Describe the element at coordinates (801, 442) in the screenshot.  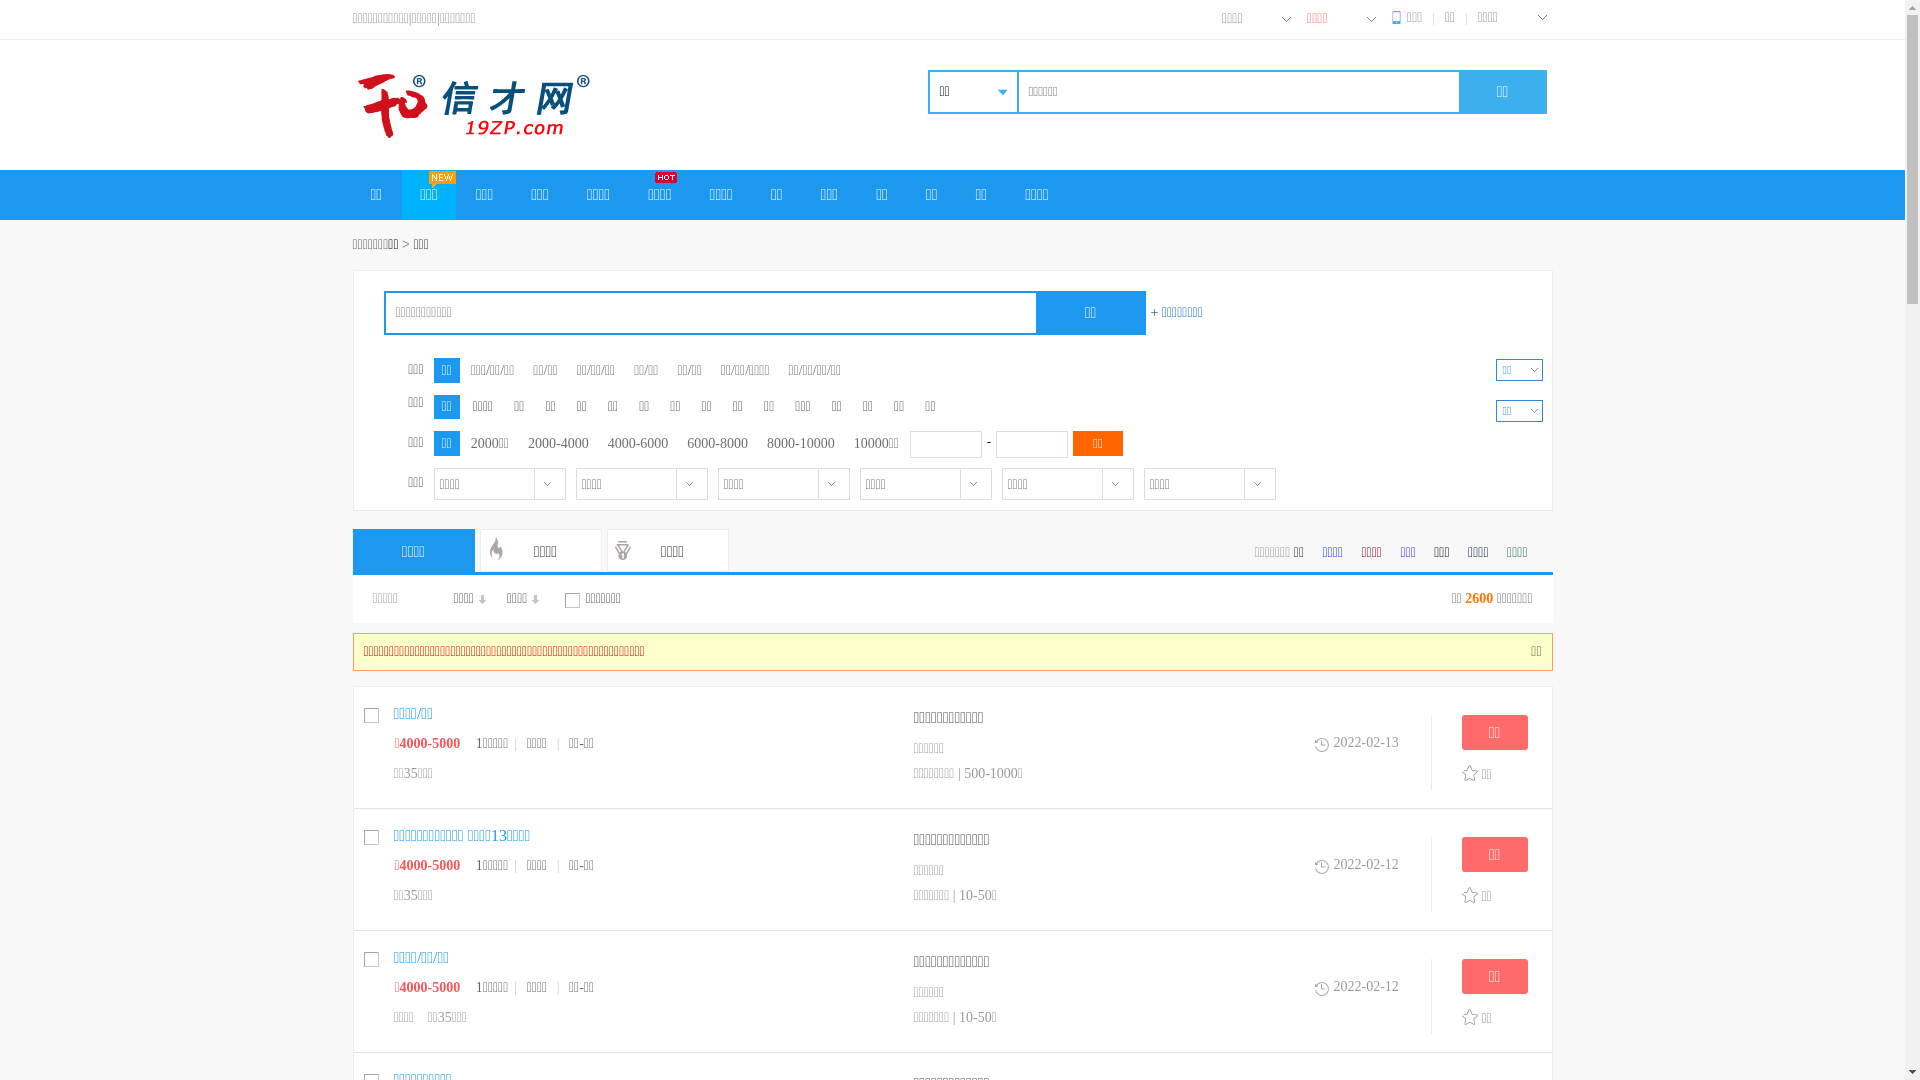
I see `'8000-10000'` at that location.